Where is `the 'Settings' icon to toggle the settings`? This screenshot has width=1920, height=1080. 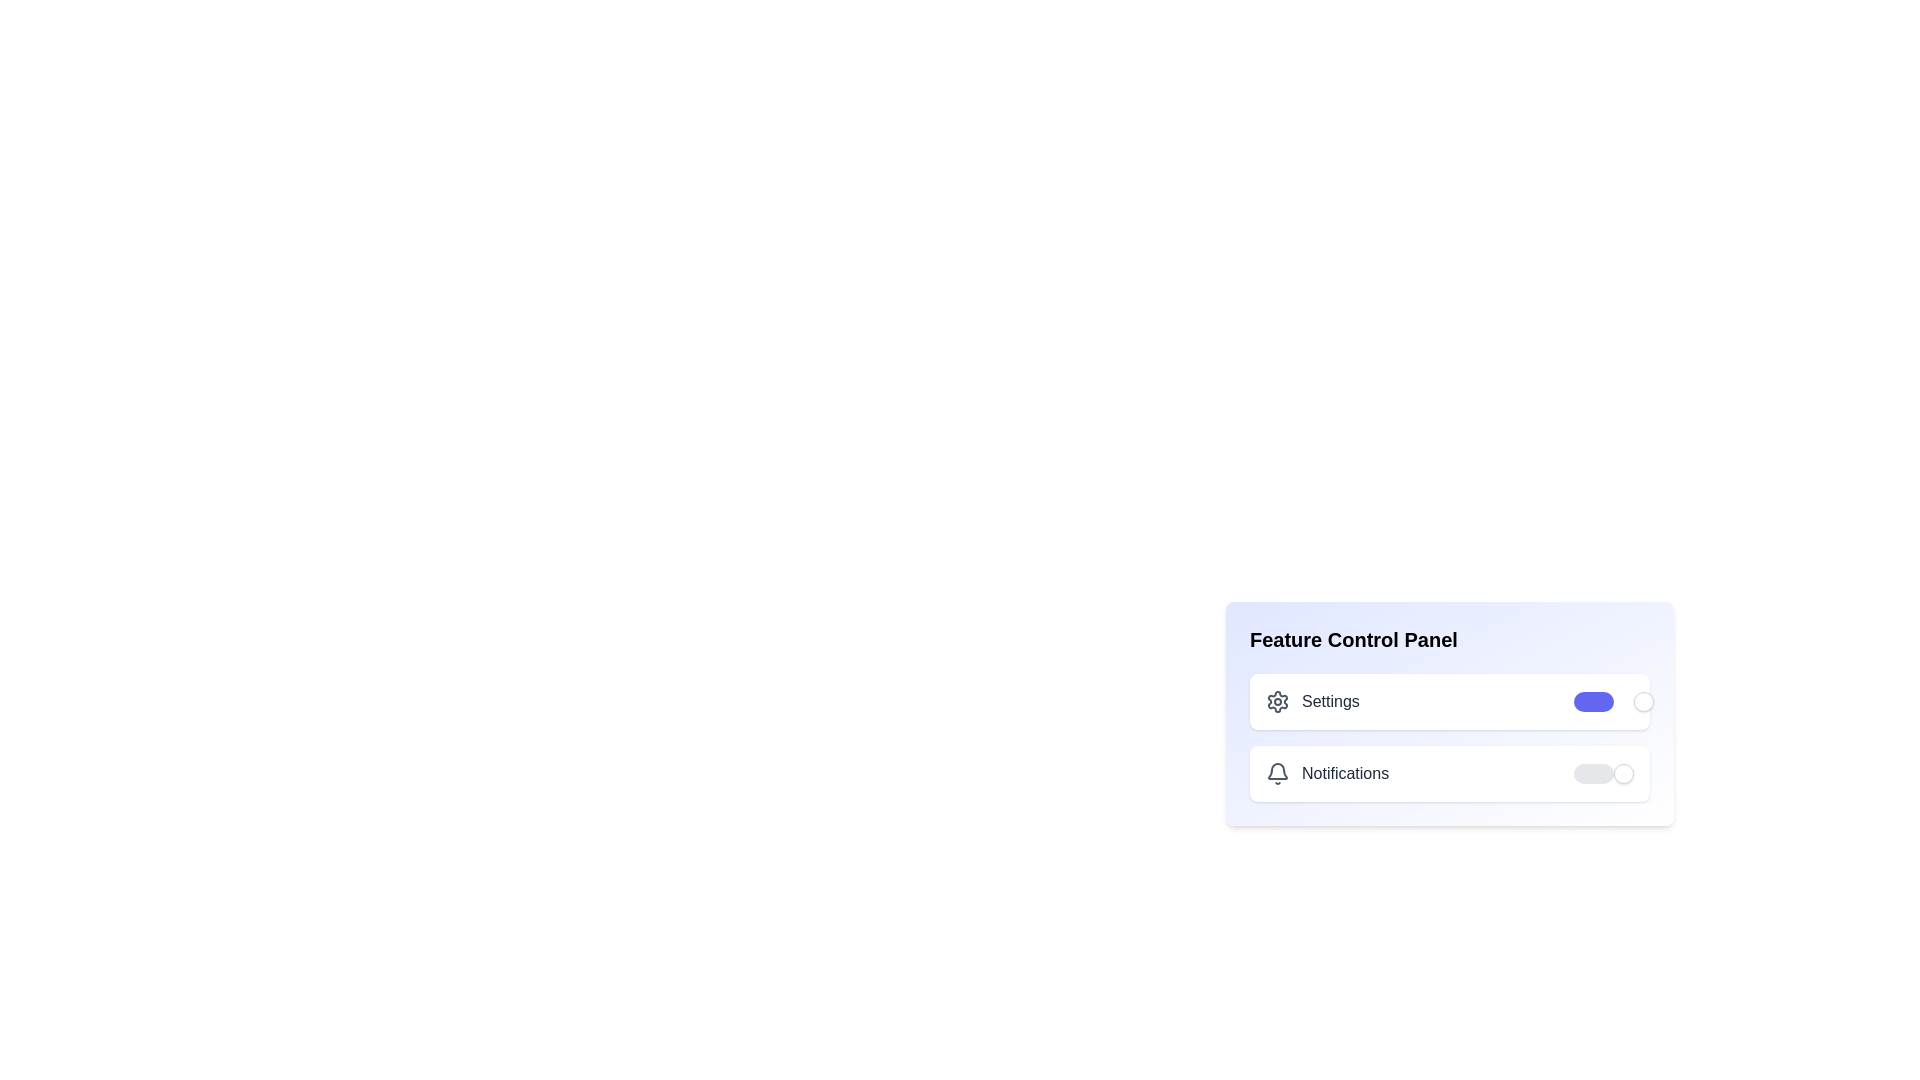
the 'Settings' icon to toggle the settings is located at coordinates (1276, 701).